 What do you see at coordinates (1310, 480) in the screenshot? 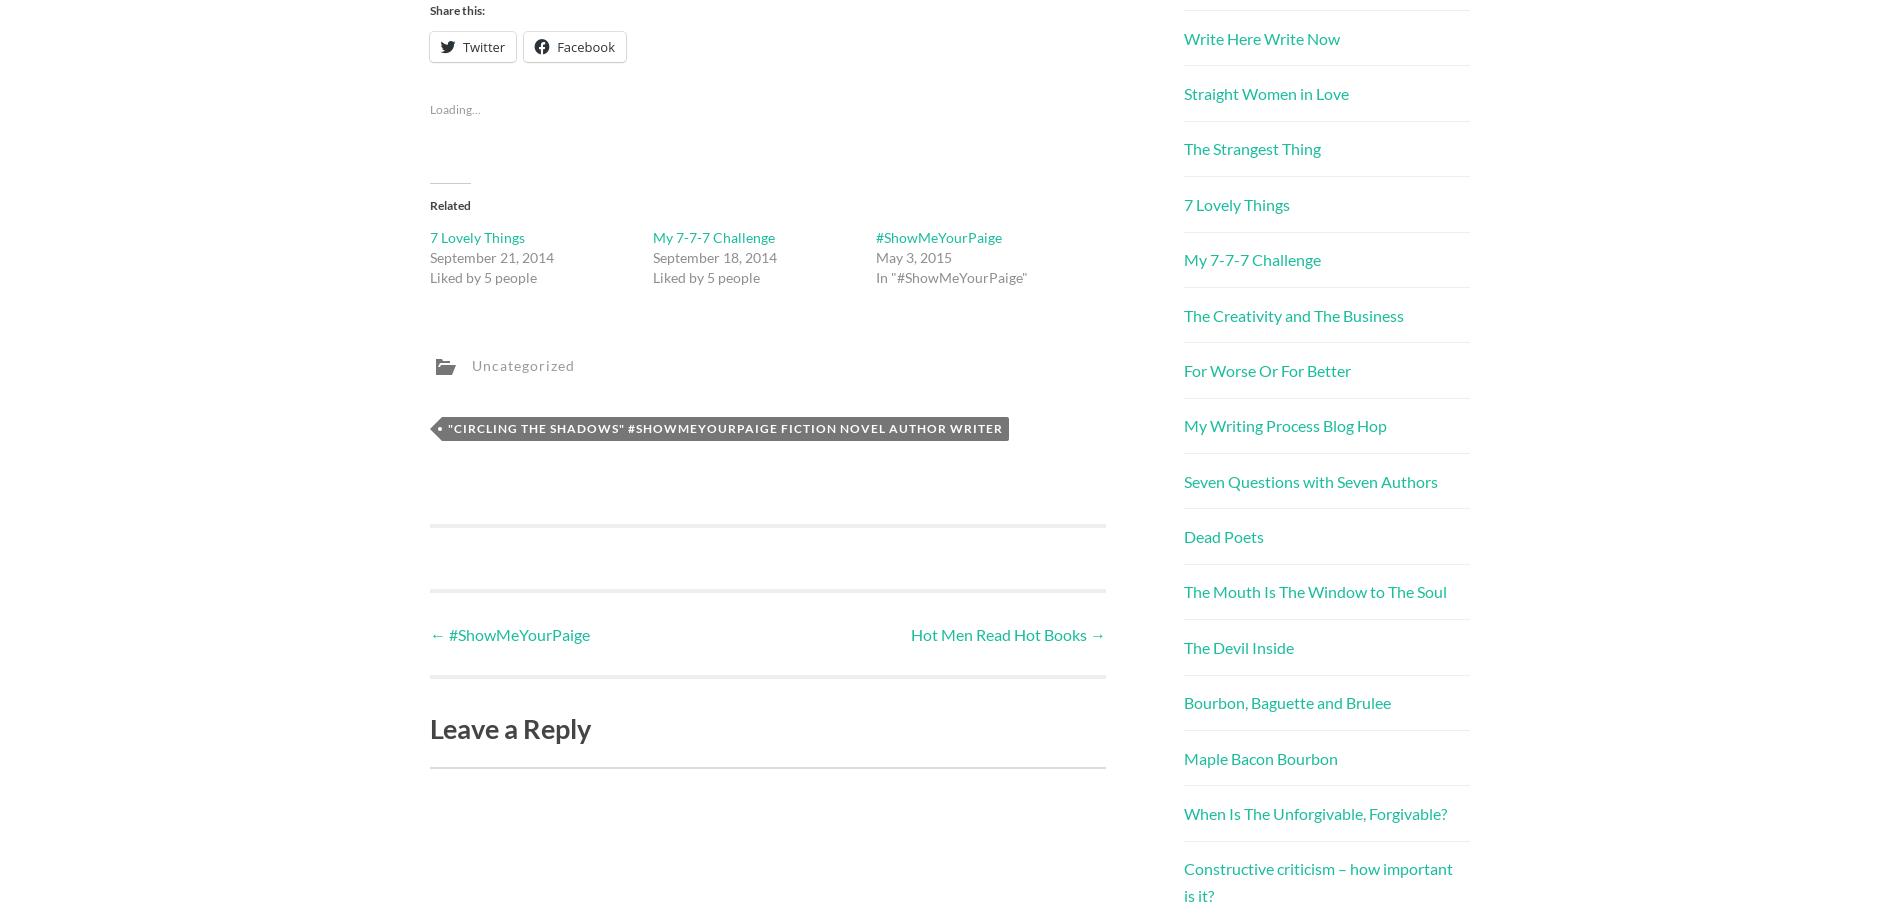
I see `'Seven Questions with Seven Authors'` at bounding box center [1310, 480].